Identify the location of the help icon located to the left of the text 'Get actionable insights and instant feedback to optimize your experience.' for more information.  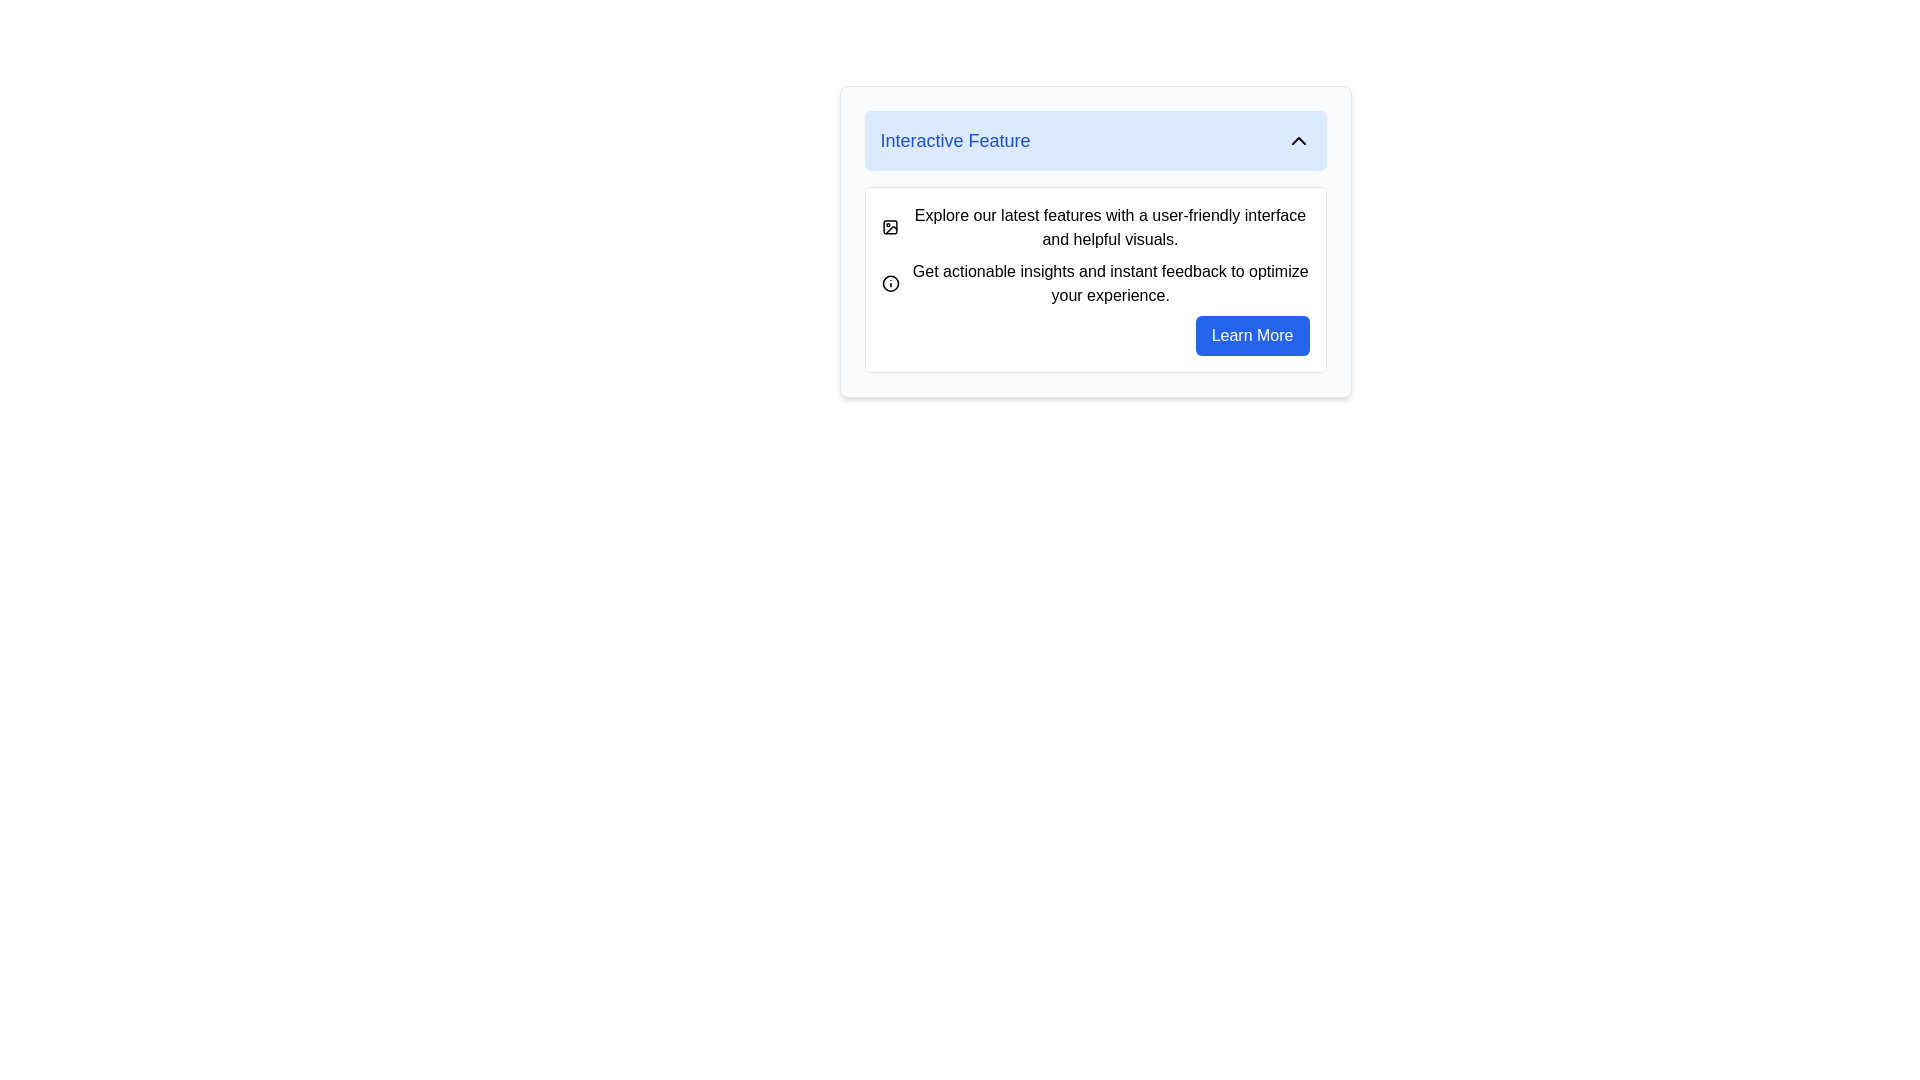
(889, 284).